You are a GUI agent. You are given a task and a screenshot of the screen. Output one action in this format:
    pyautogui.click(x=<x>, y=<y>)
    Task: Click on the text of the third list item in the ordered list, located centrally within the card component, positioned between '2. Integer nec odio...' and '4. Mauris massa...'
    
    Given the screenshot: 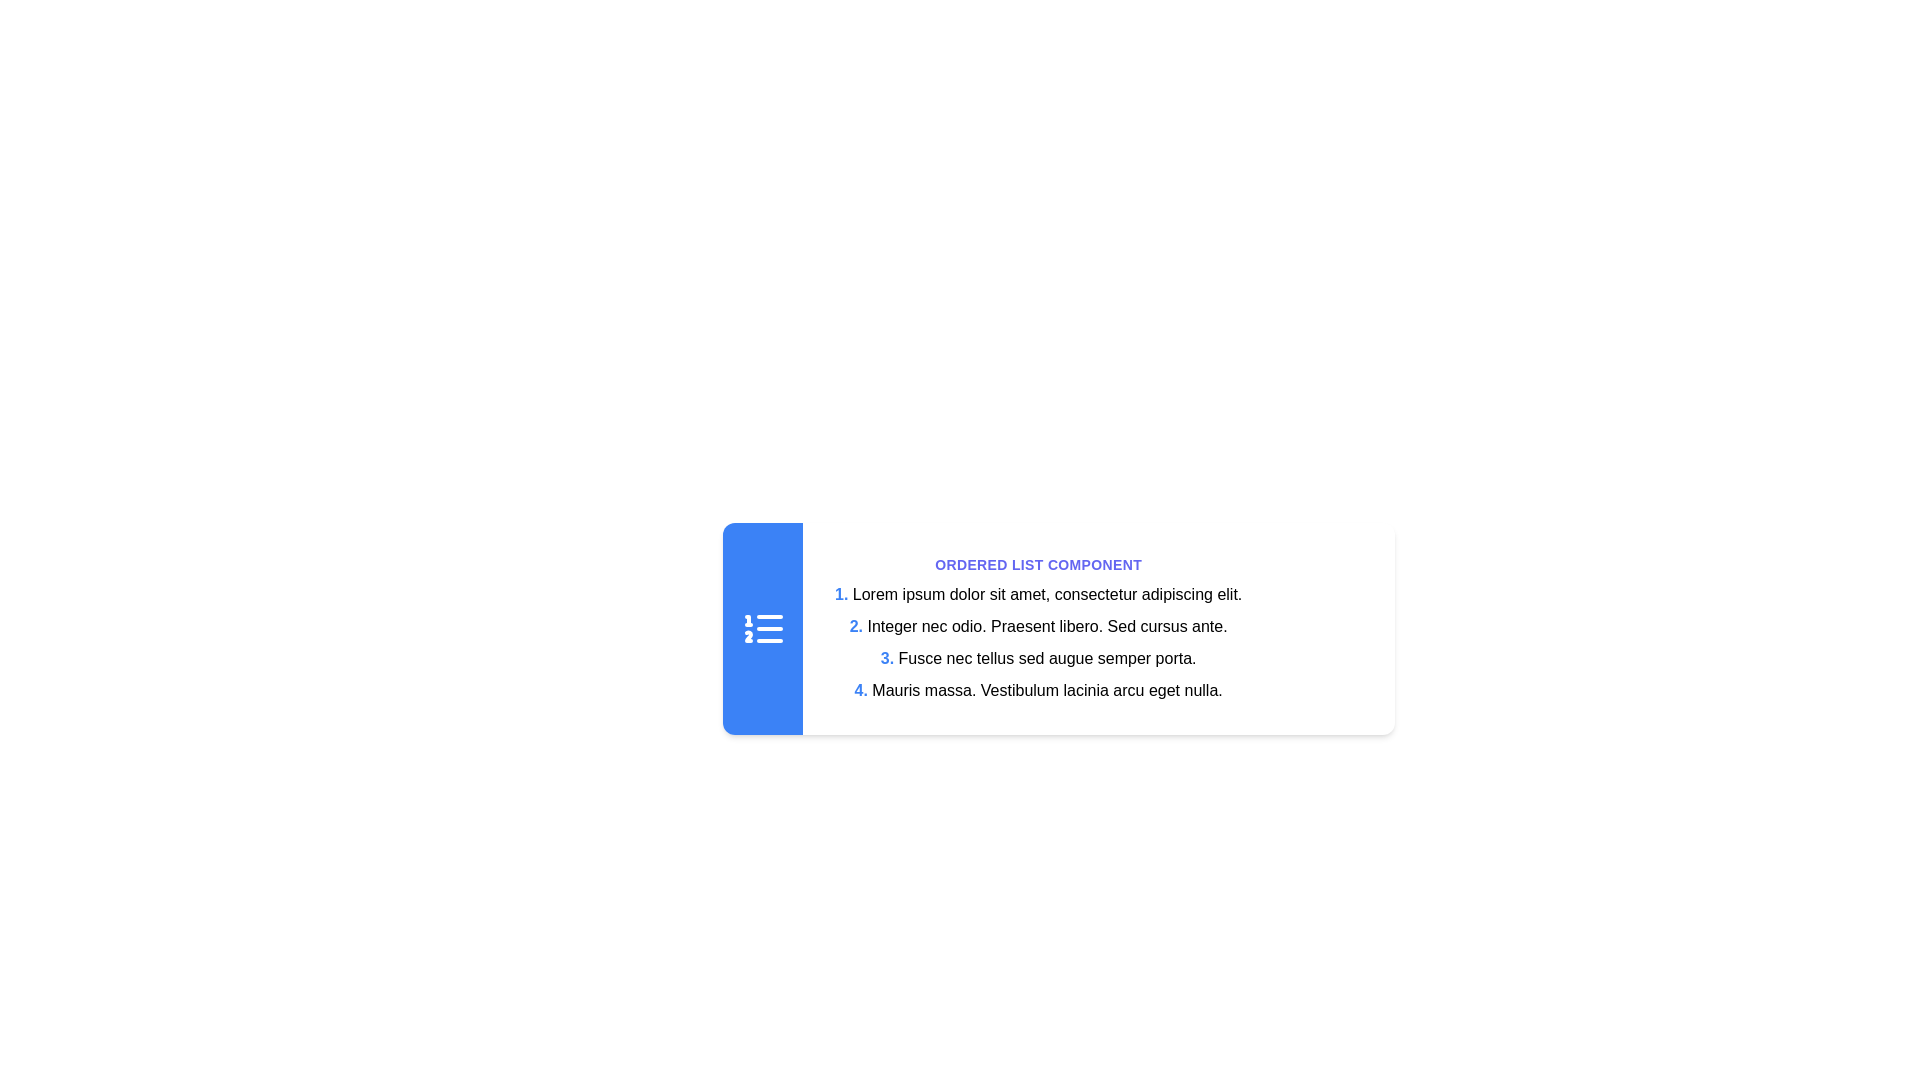 What is the action you would take?
    pyautogui.click(x=1038, y=659)
    